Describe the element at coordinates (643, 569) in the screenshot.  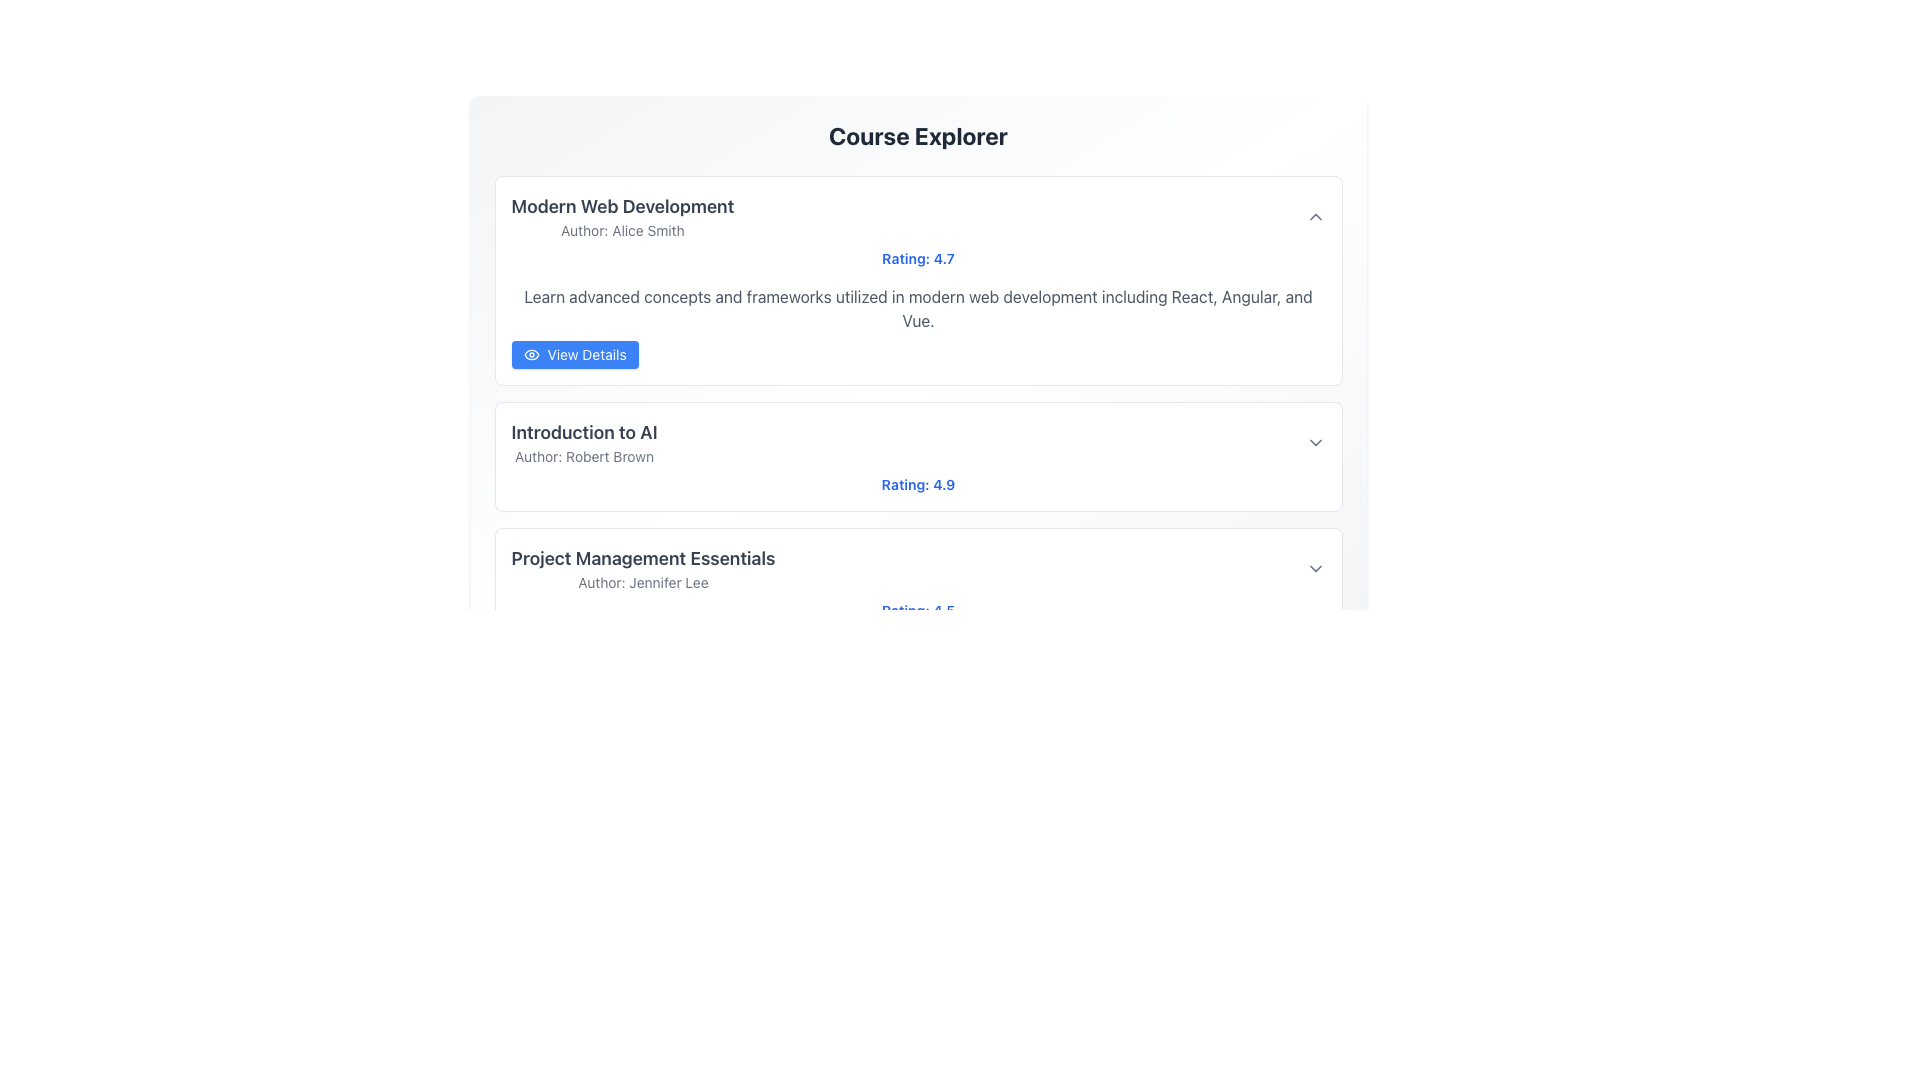
I see `title and author information displayed in the textual information display element located in the lower section of the vertical list, which is the third item in the layout, situated between 'Introduction to AI' and its rating information` at that location.